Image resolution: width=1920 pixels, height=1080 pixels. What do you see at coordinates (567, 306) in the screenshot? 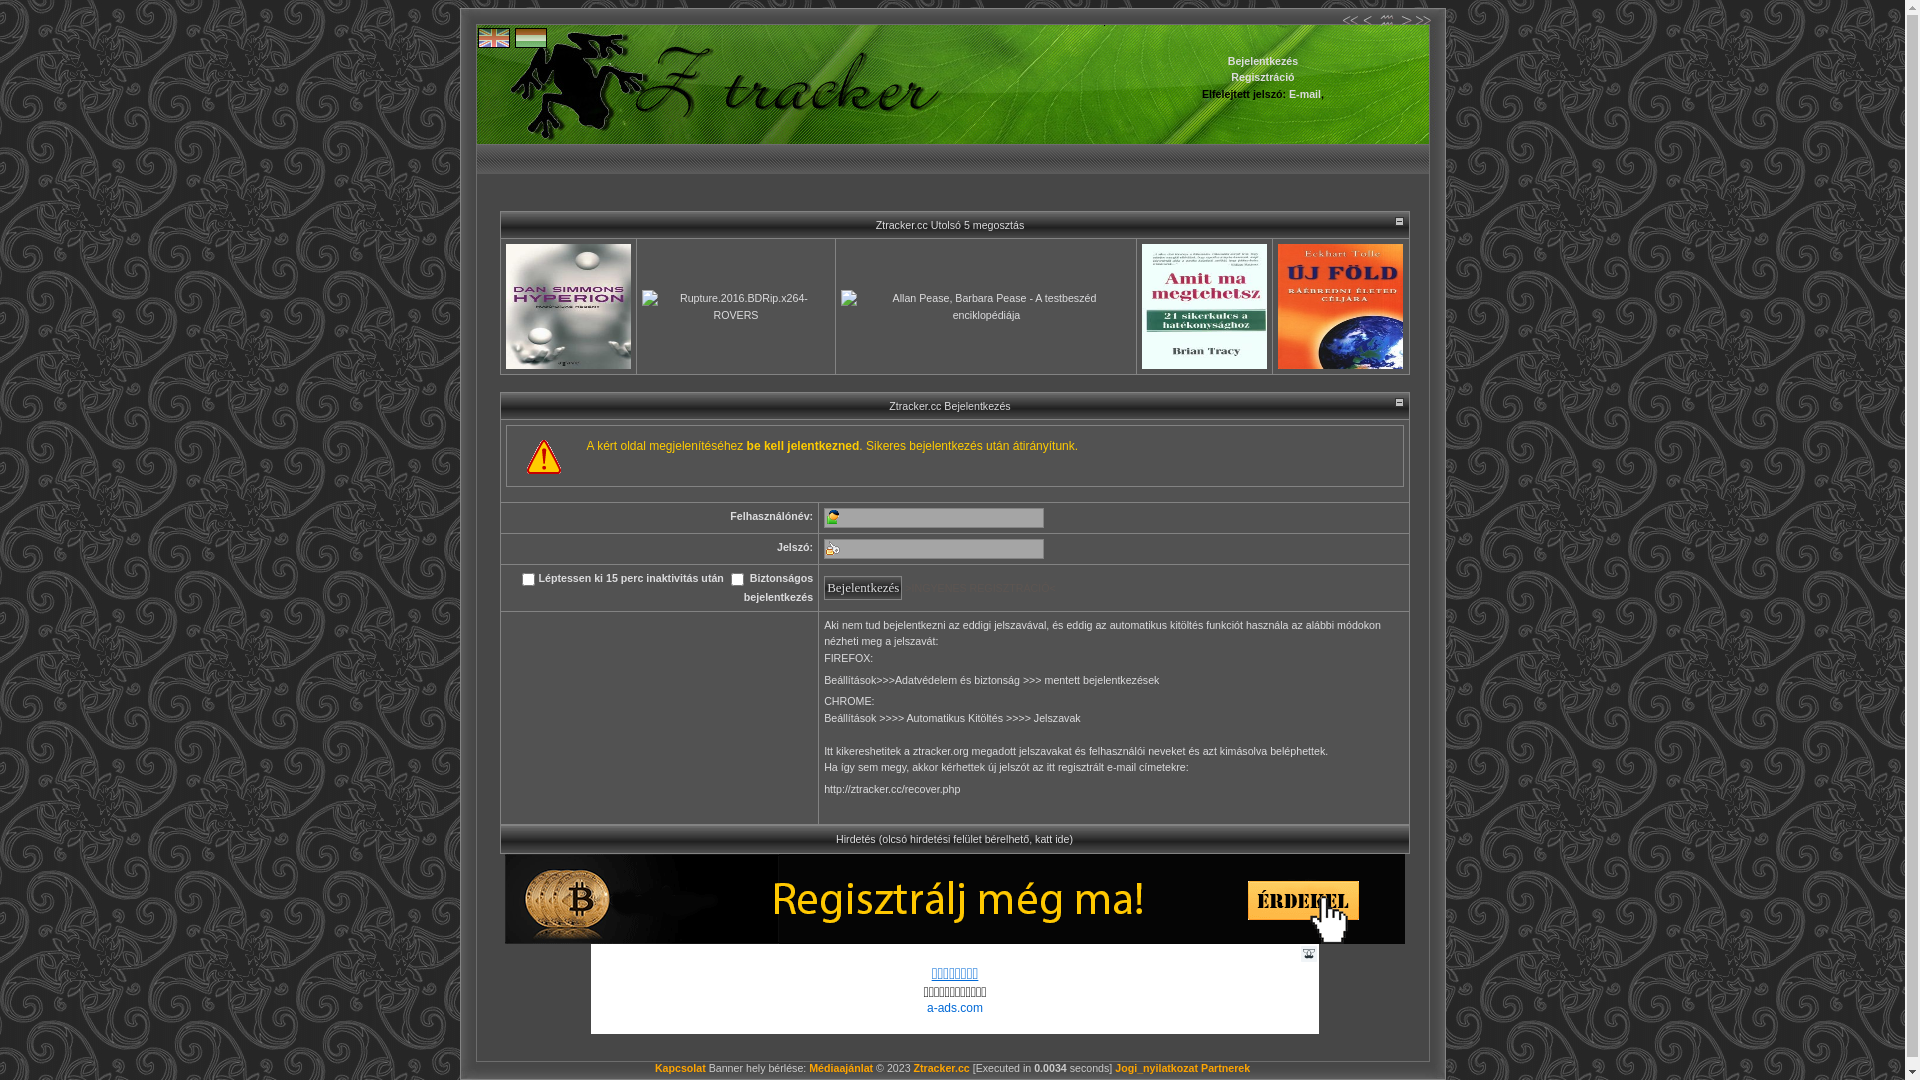
I see `'Dan Simmons - Hyperion'` at bounding box center [567, 306].